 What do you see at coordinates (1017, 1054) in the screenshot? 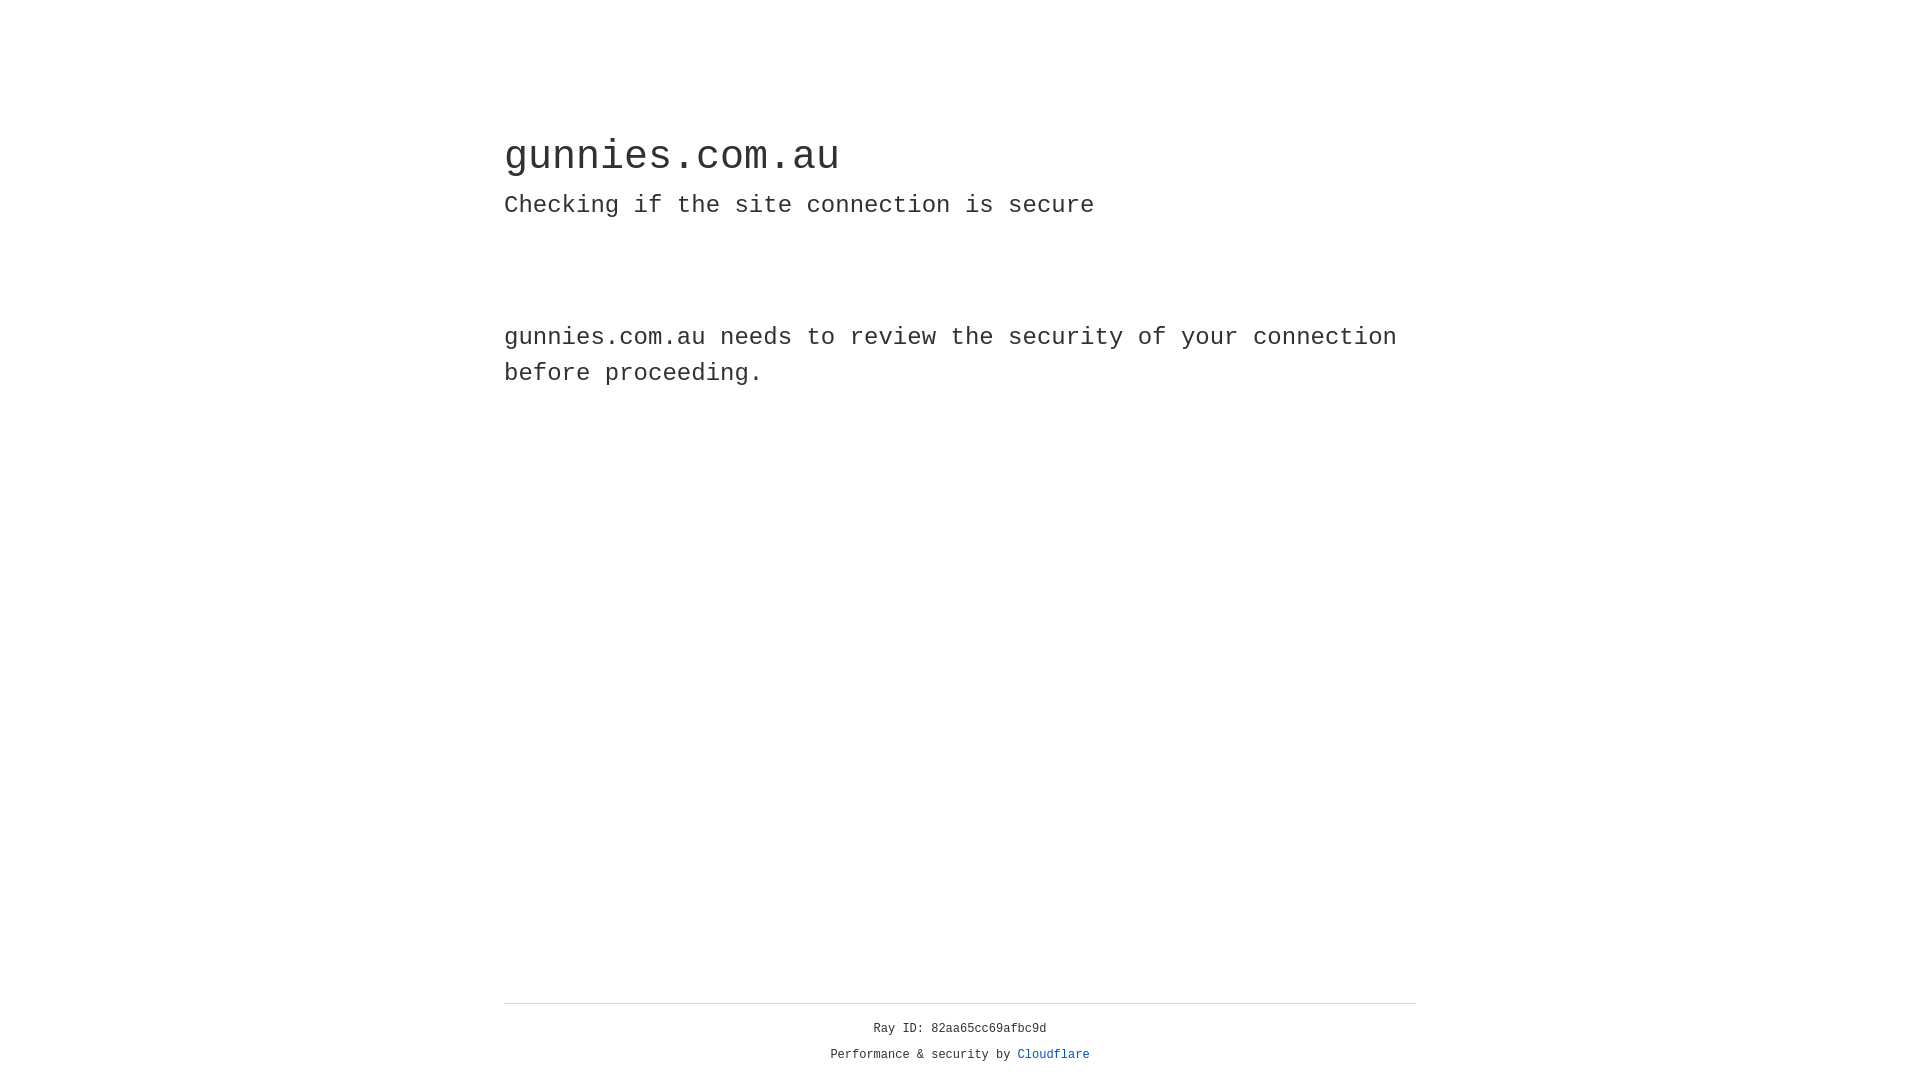
I see `'Cloudflare'` at bounding box center [1017, 1054].